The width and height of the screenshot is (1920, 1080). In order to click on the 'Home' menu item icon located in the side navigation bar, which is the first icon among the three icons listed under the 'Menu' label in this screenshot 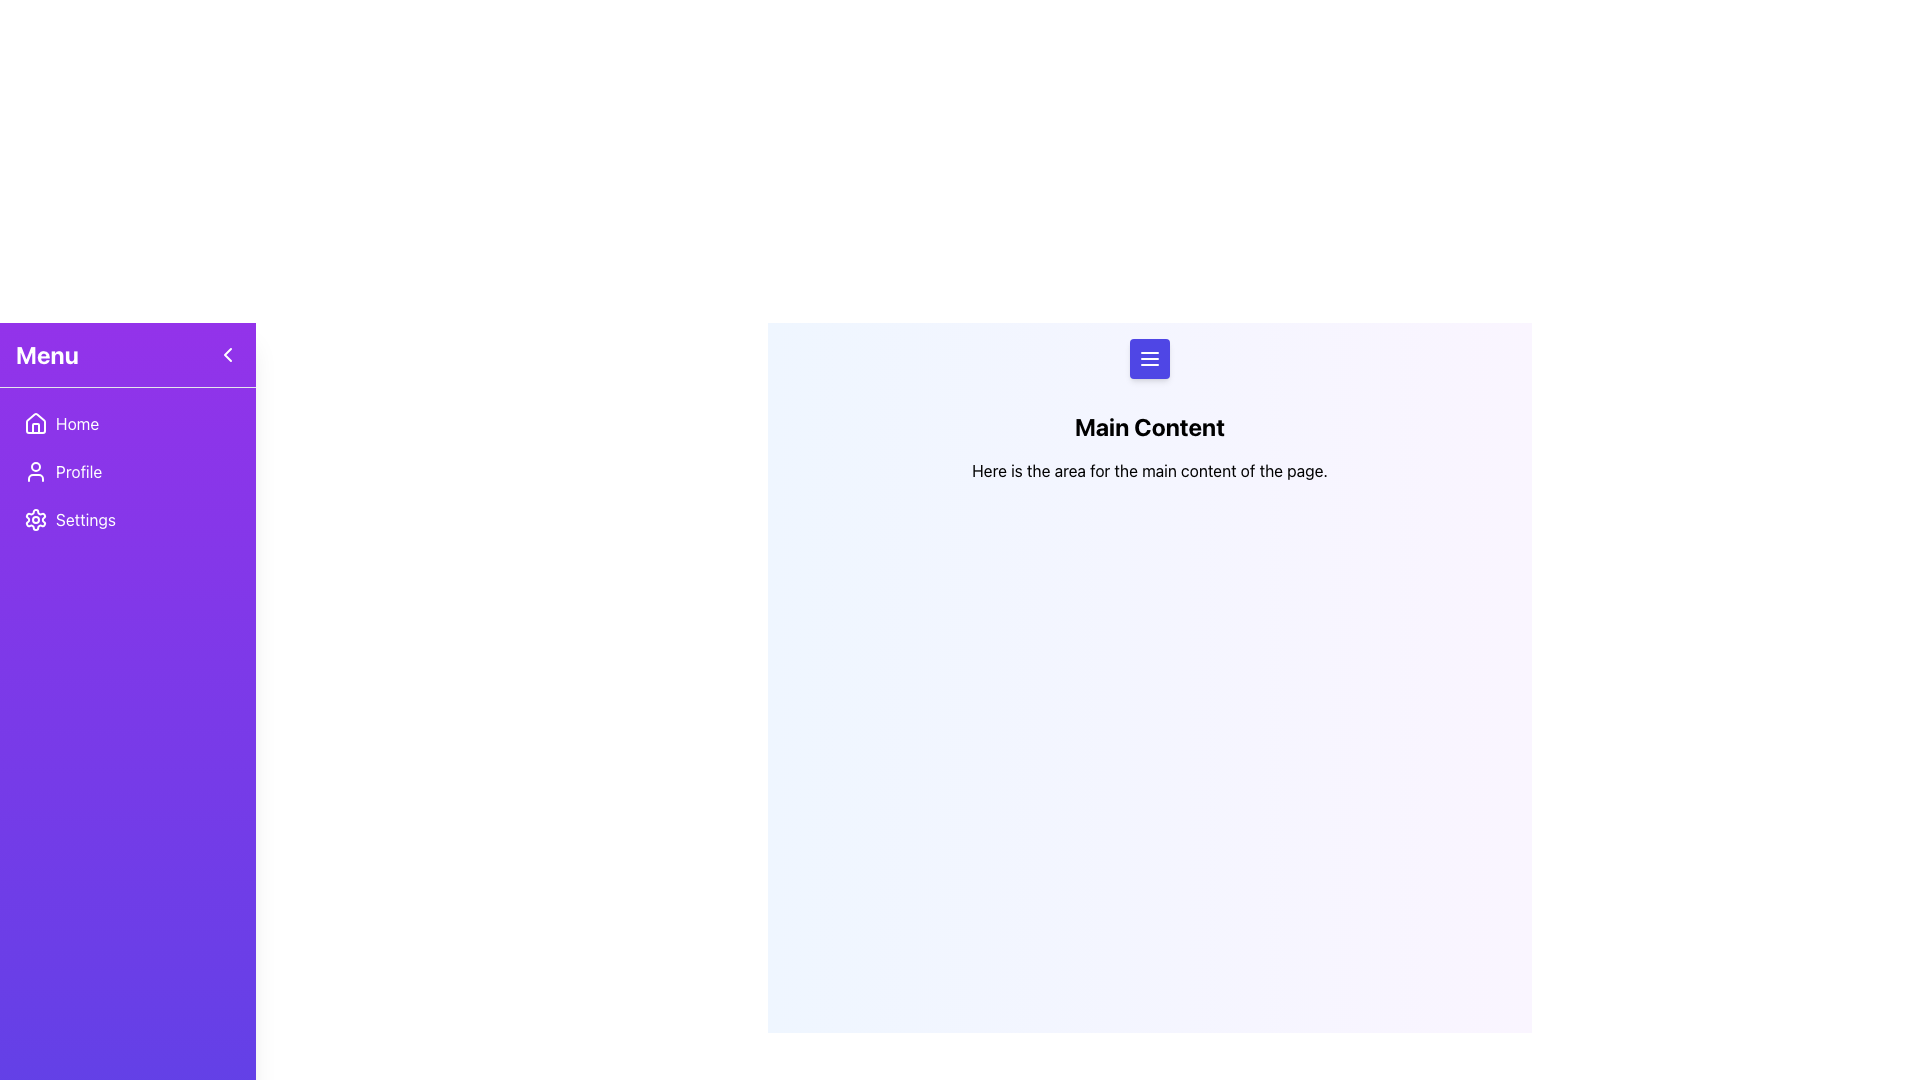, I will do `click(35, 423)`.